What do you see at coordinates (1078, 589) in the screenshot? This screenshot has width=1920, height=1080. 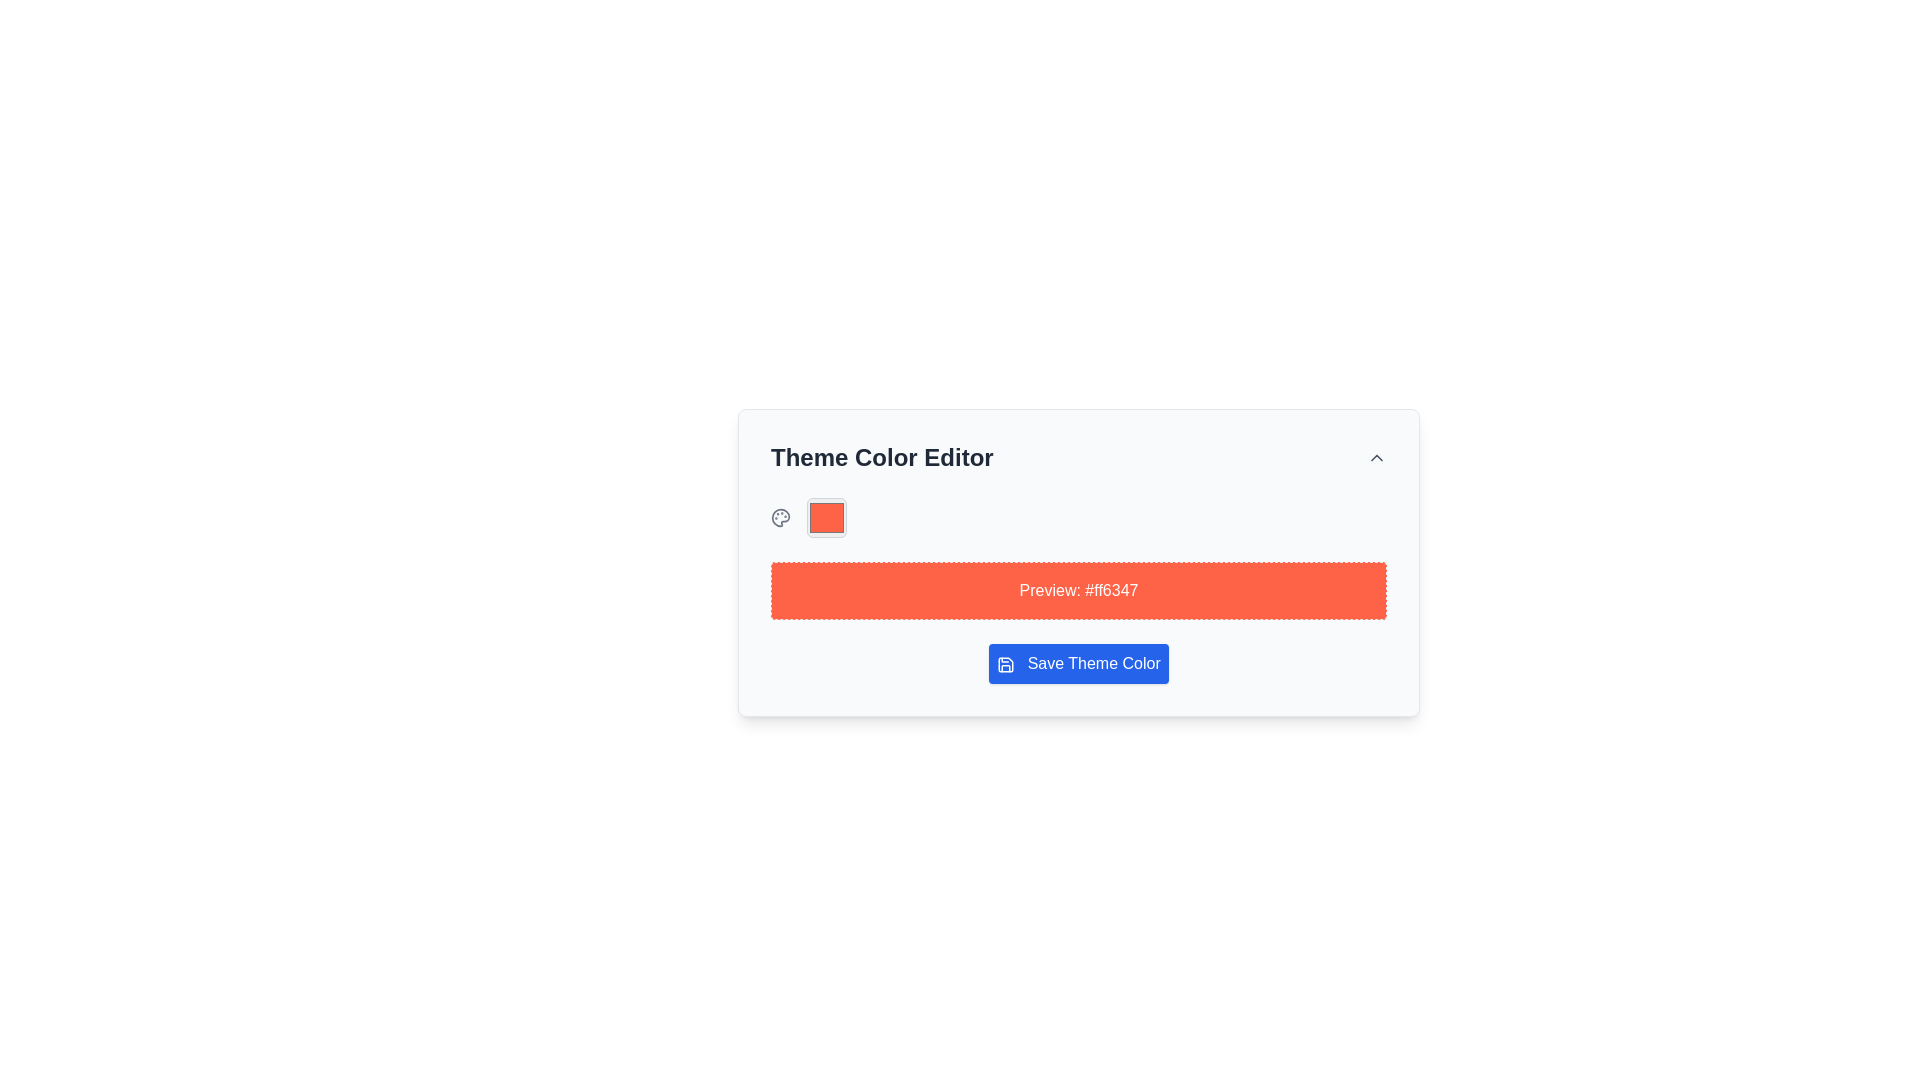 I see `the Informational Display Box element with a dashed border and a background color of rgb(255, 99, 71) that displays the text 'Preview: #ff6347' in white. This box is located in the 'Theme Color Editor' section, above the 'Save Theme Color' button` at bounding box center [1078, 589].